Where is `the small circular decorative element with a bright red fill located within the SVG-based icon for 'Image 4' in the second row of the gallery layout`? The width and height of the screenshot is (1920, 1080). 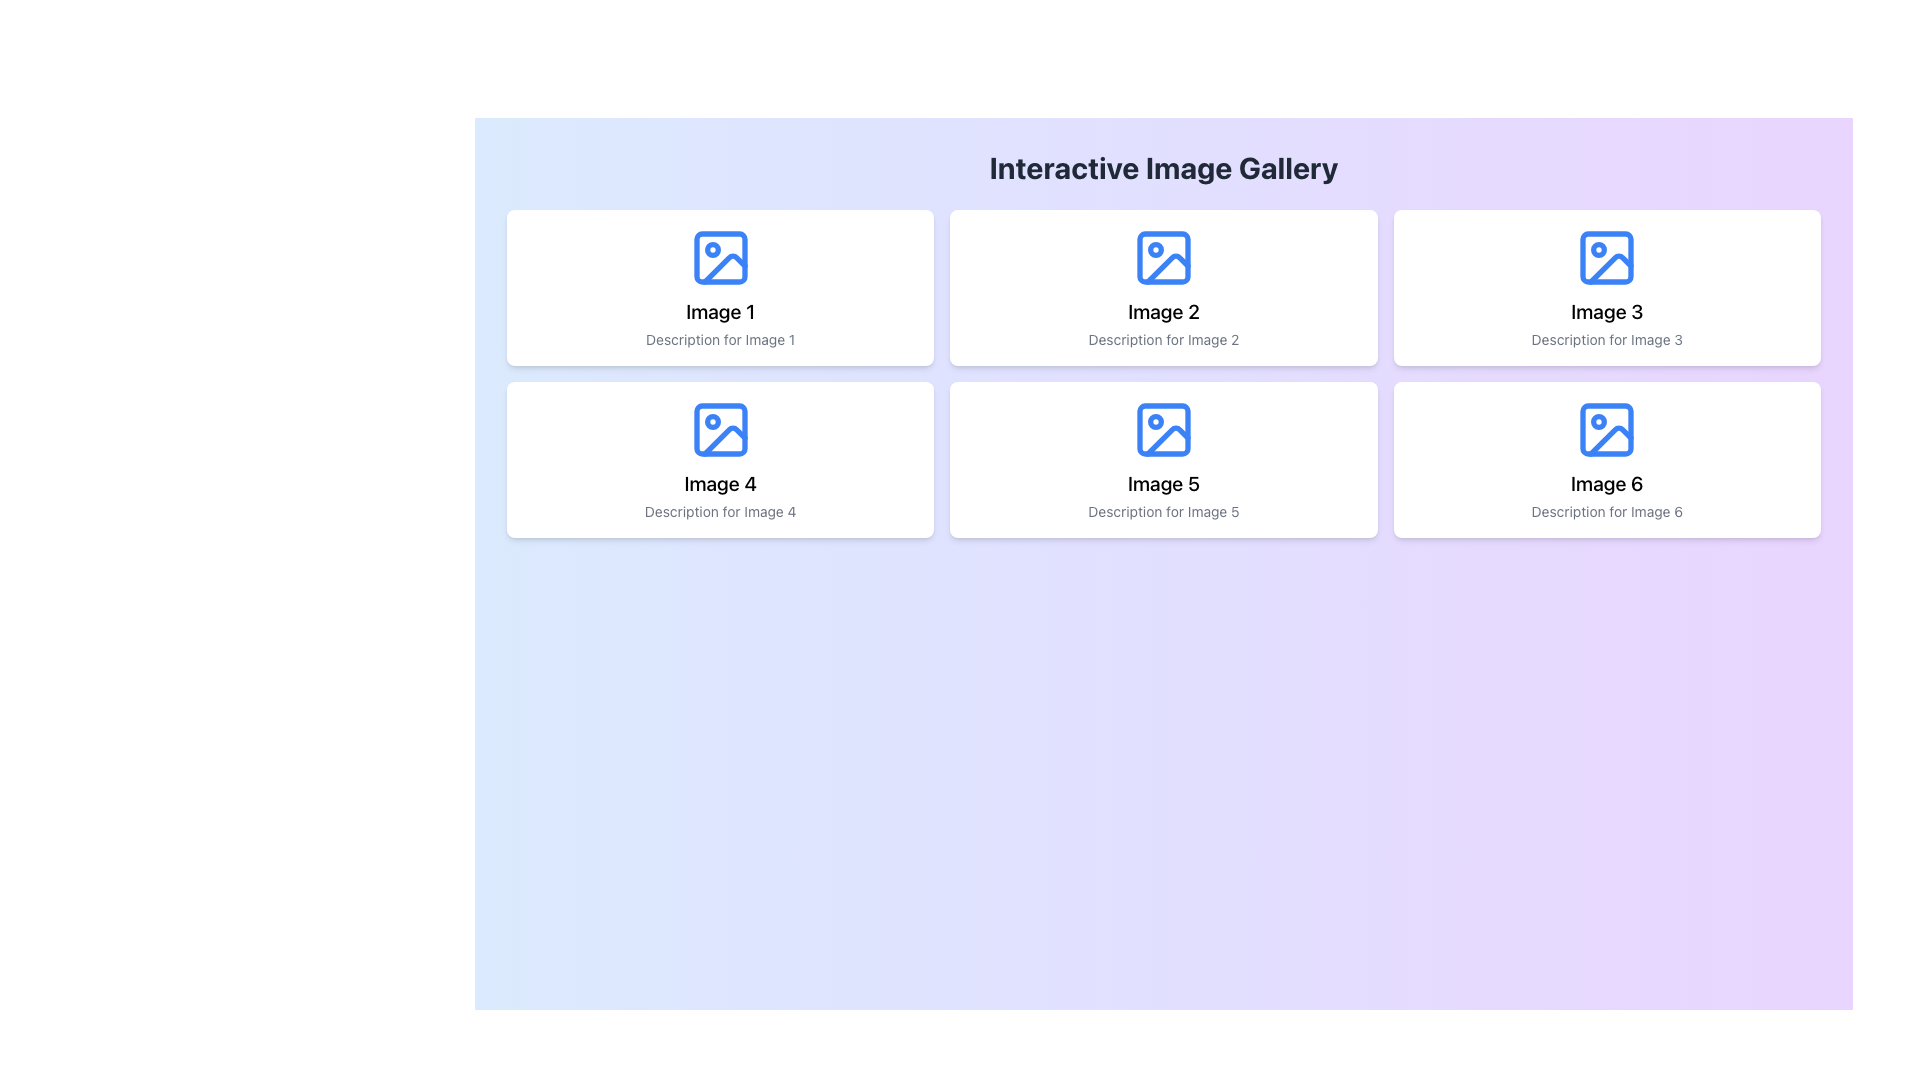
the small circular decorative element with a bright red fill located within the SVG-based icon for 'Image 4' in the second row of the gallery layout is located at coordinates (712, 420).